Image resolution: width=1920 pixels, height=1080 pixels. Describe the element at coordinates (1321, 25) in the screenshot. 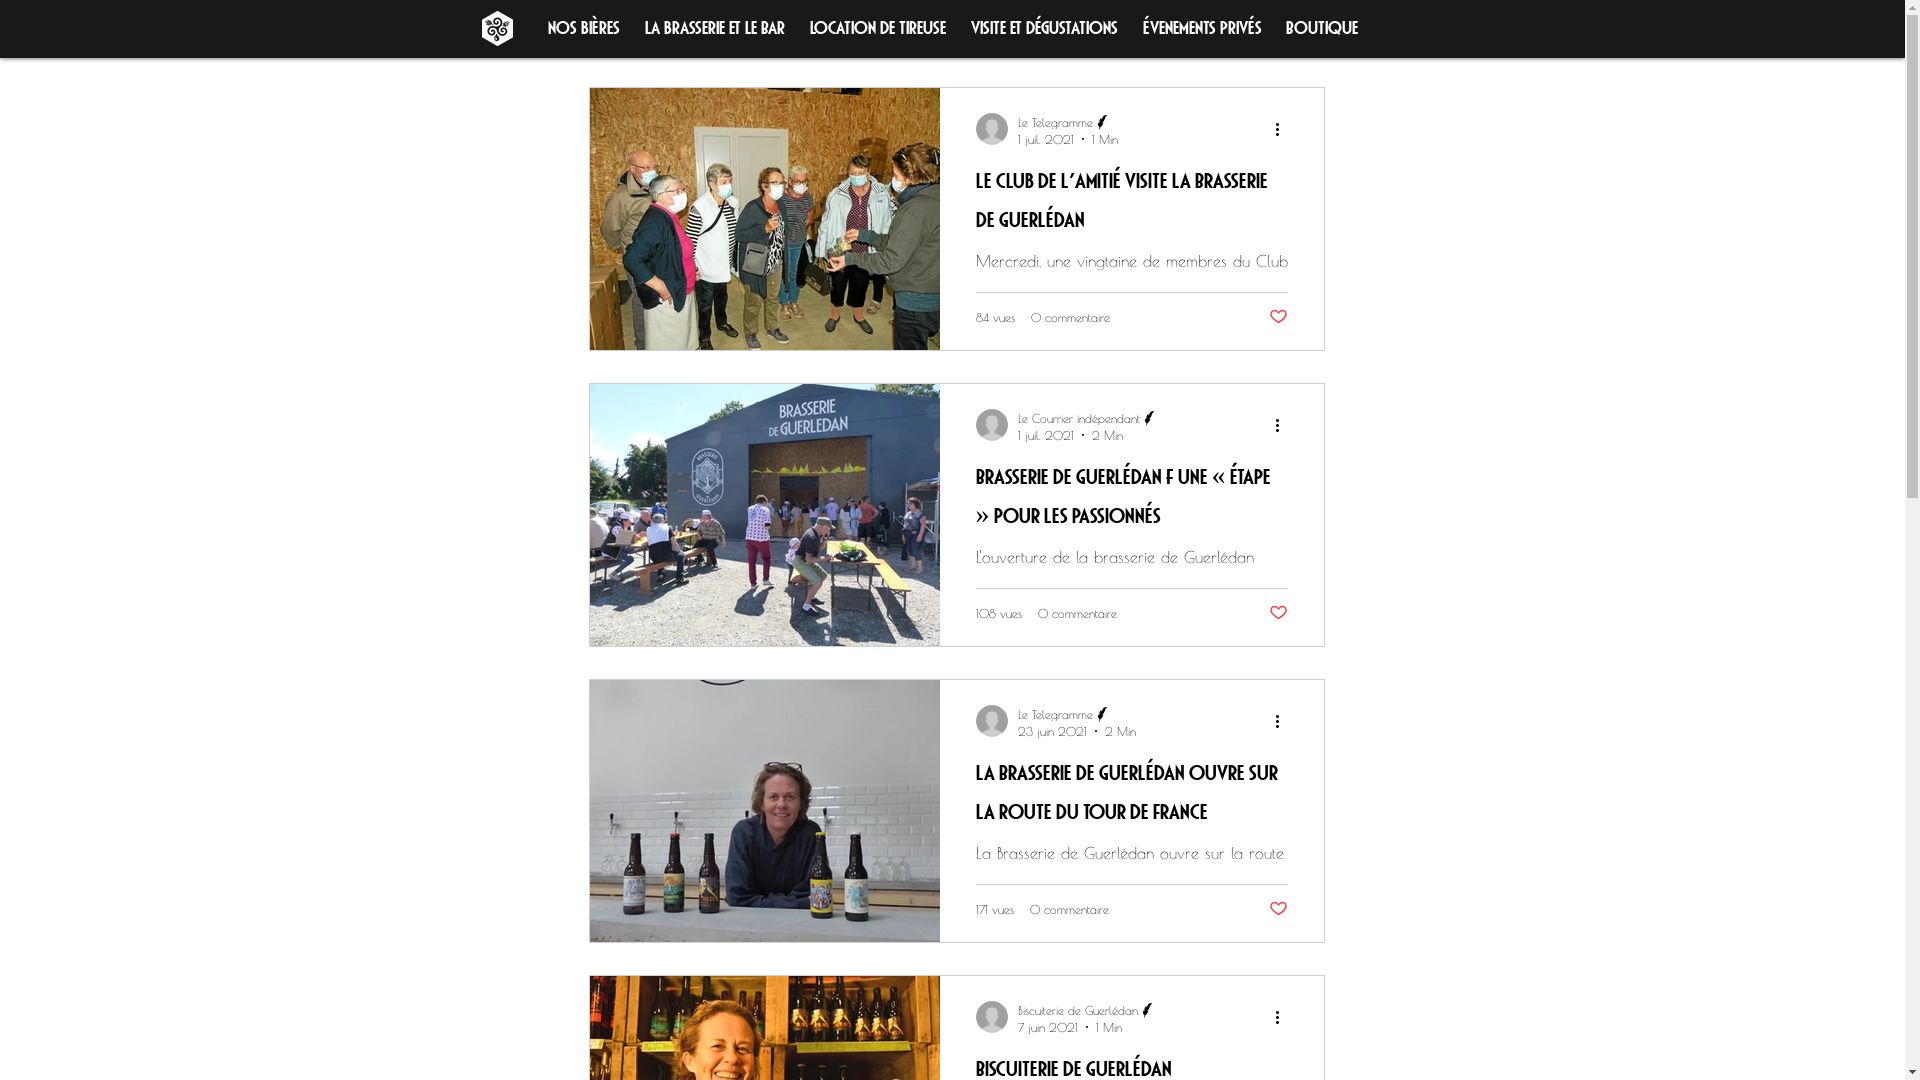

I see `'Boutique'` at that location.